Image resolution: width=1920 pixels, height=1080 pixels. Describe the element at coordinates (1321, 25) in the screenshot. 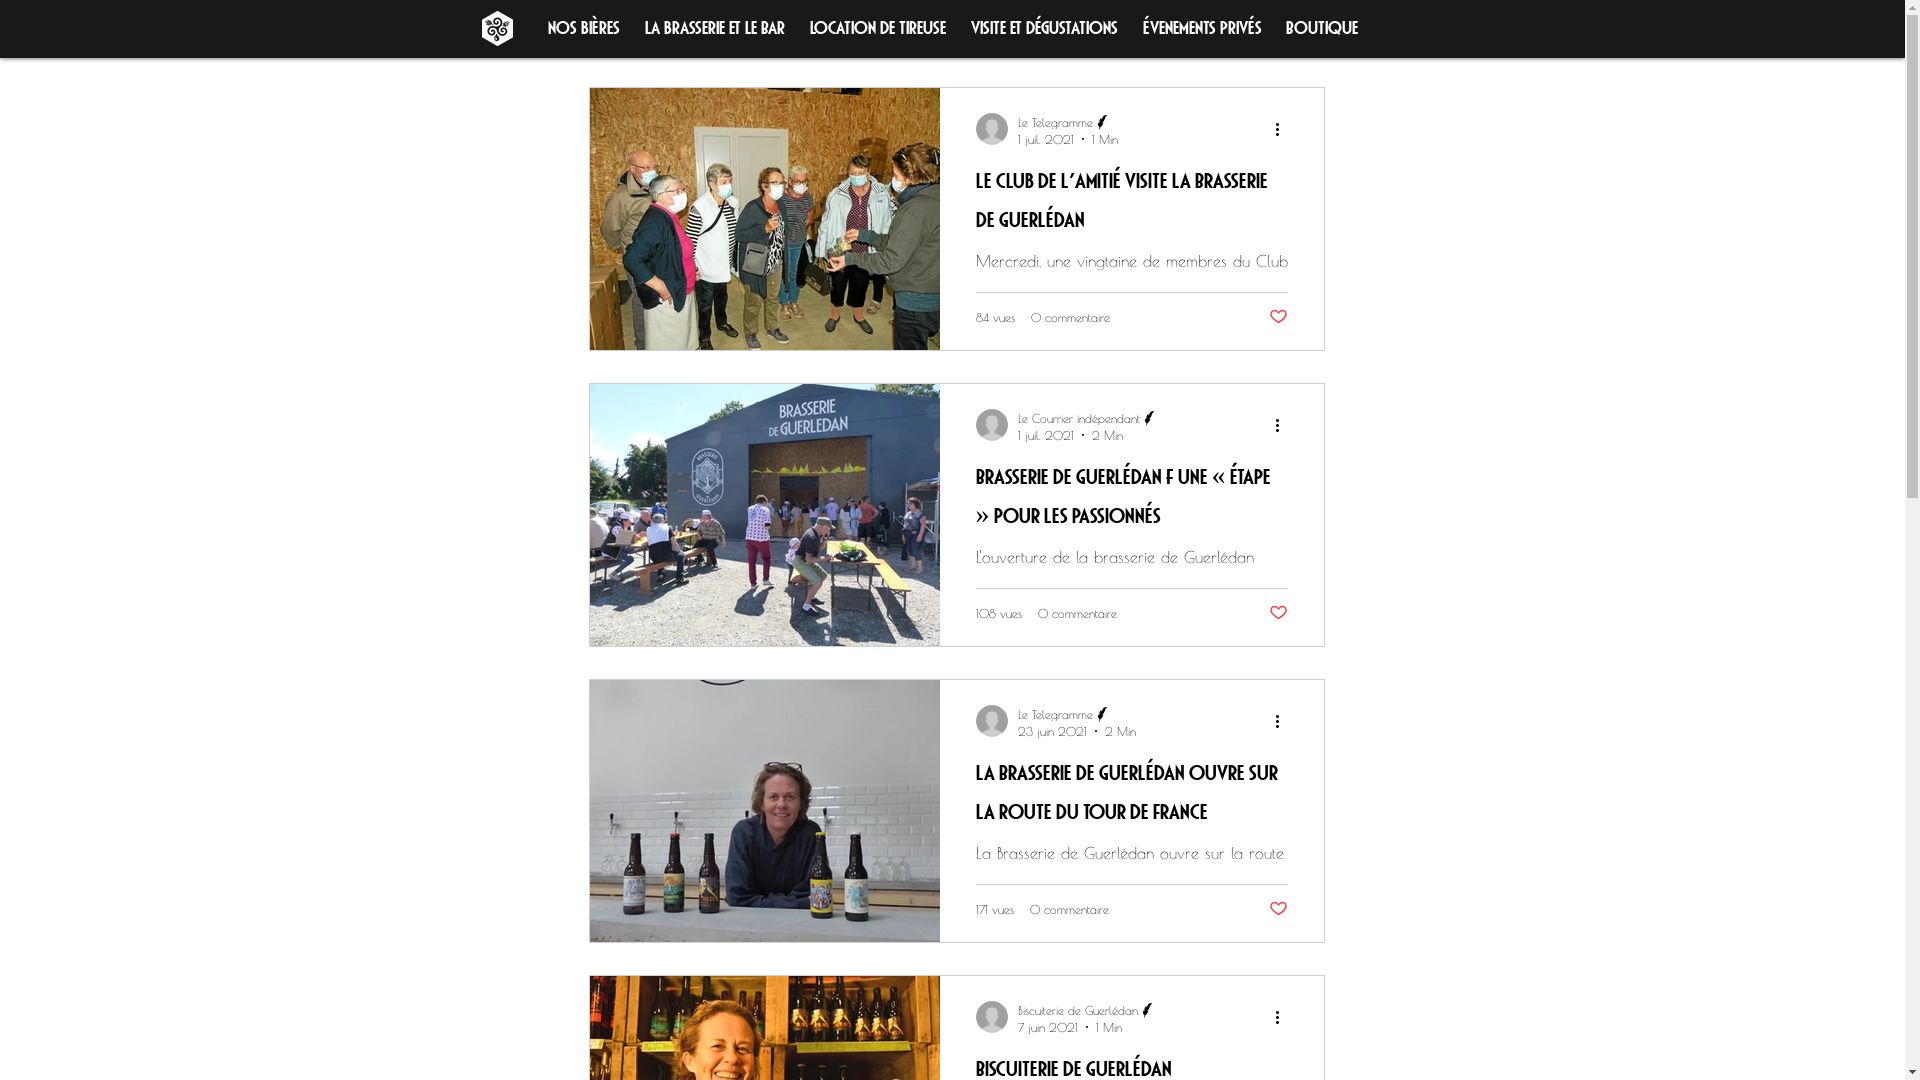

I see `'Boutique'` at that location.